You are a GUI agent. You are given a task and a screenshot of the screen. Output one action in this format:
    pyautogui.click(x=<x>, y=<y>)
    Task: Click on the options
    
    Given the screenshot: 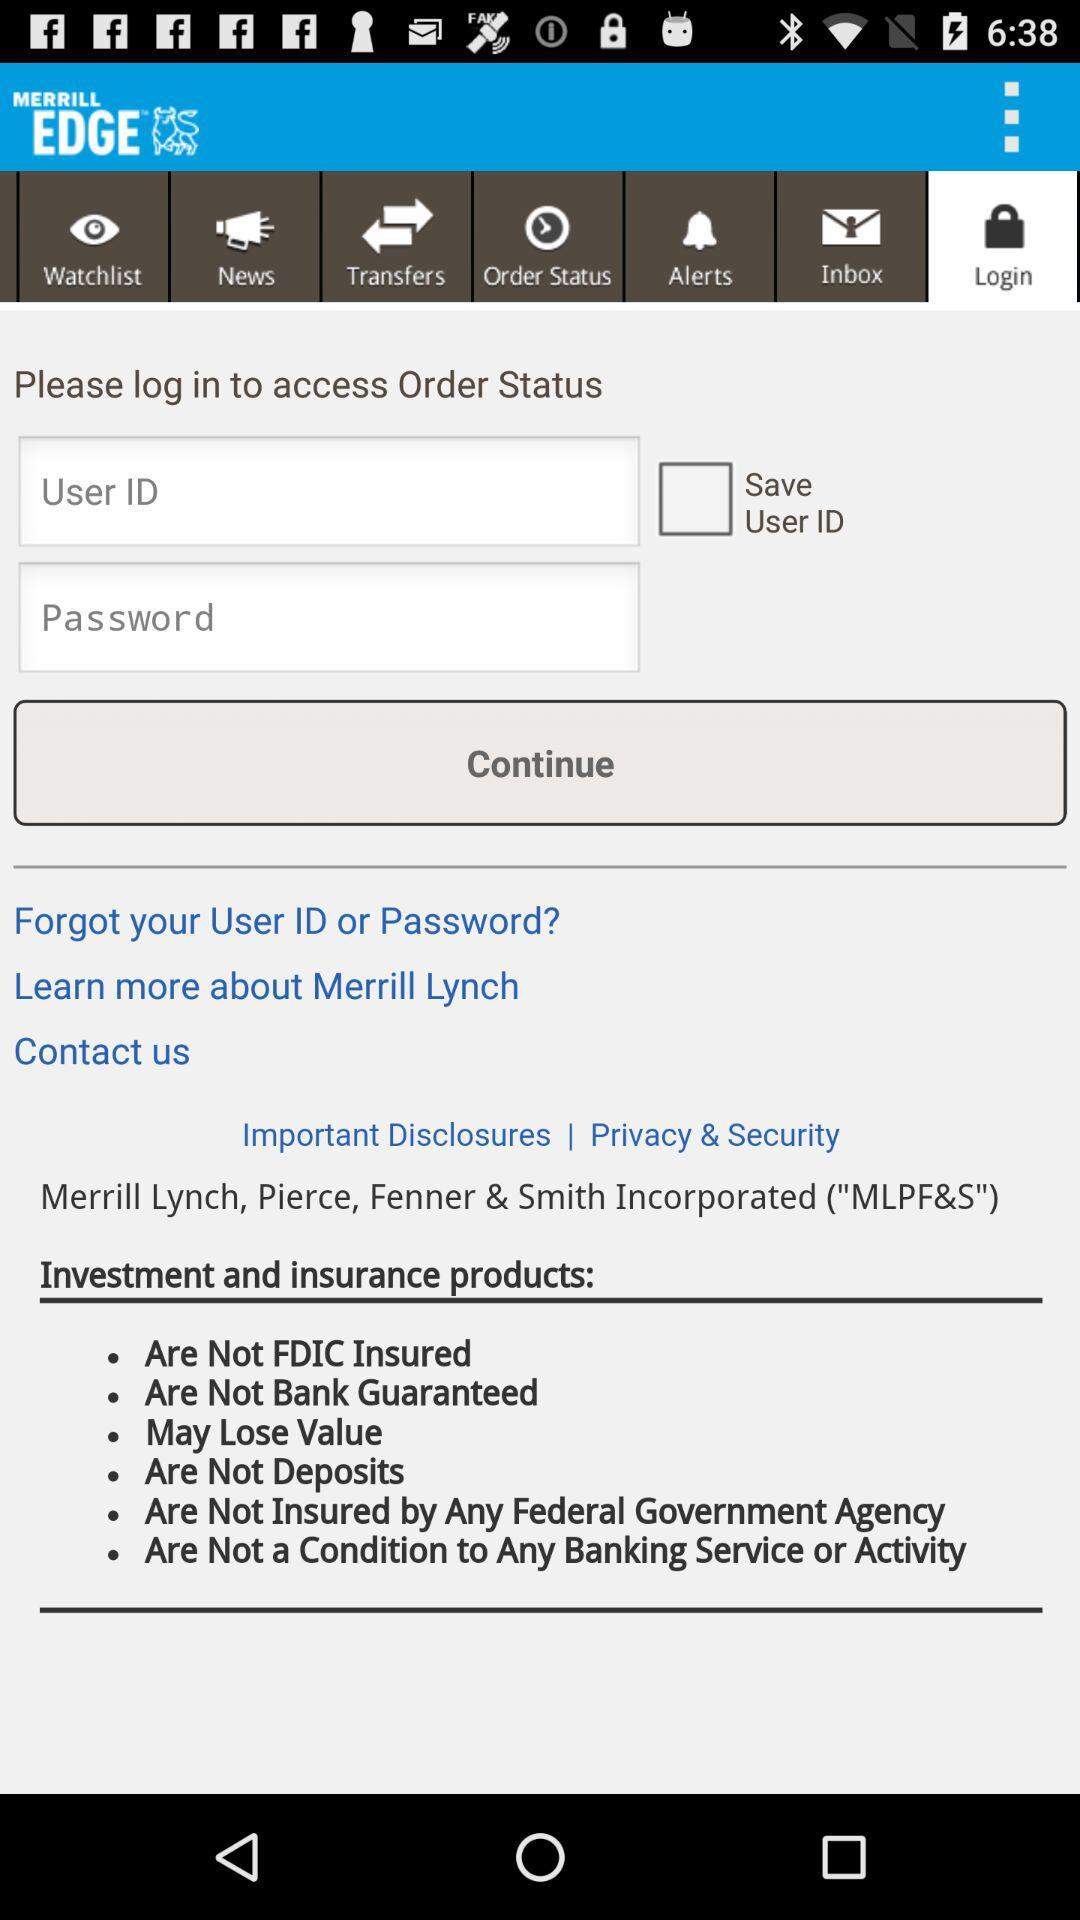 What is the action you would take?
    pyautogui.click(x=1018, y=115)
    